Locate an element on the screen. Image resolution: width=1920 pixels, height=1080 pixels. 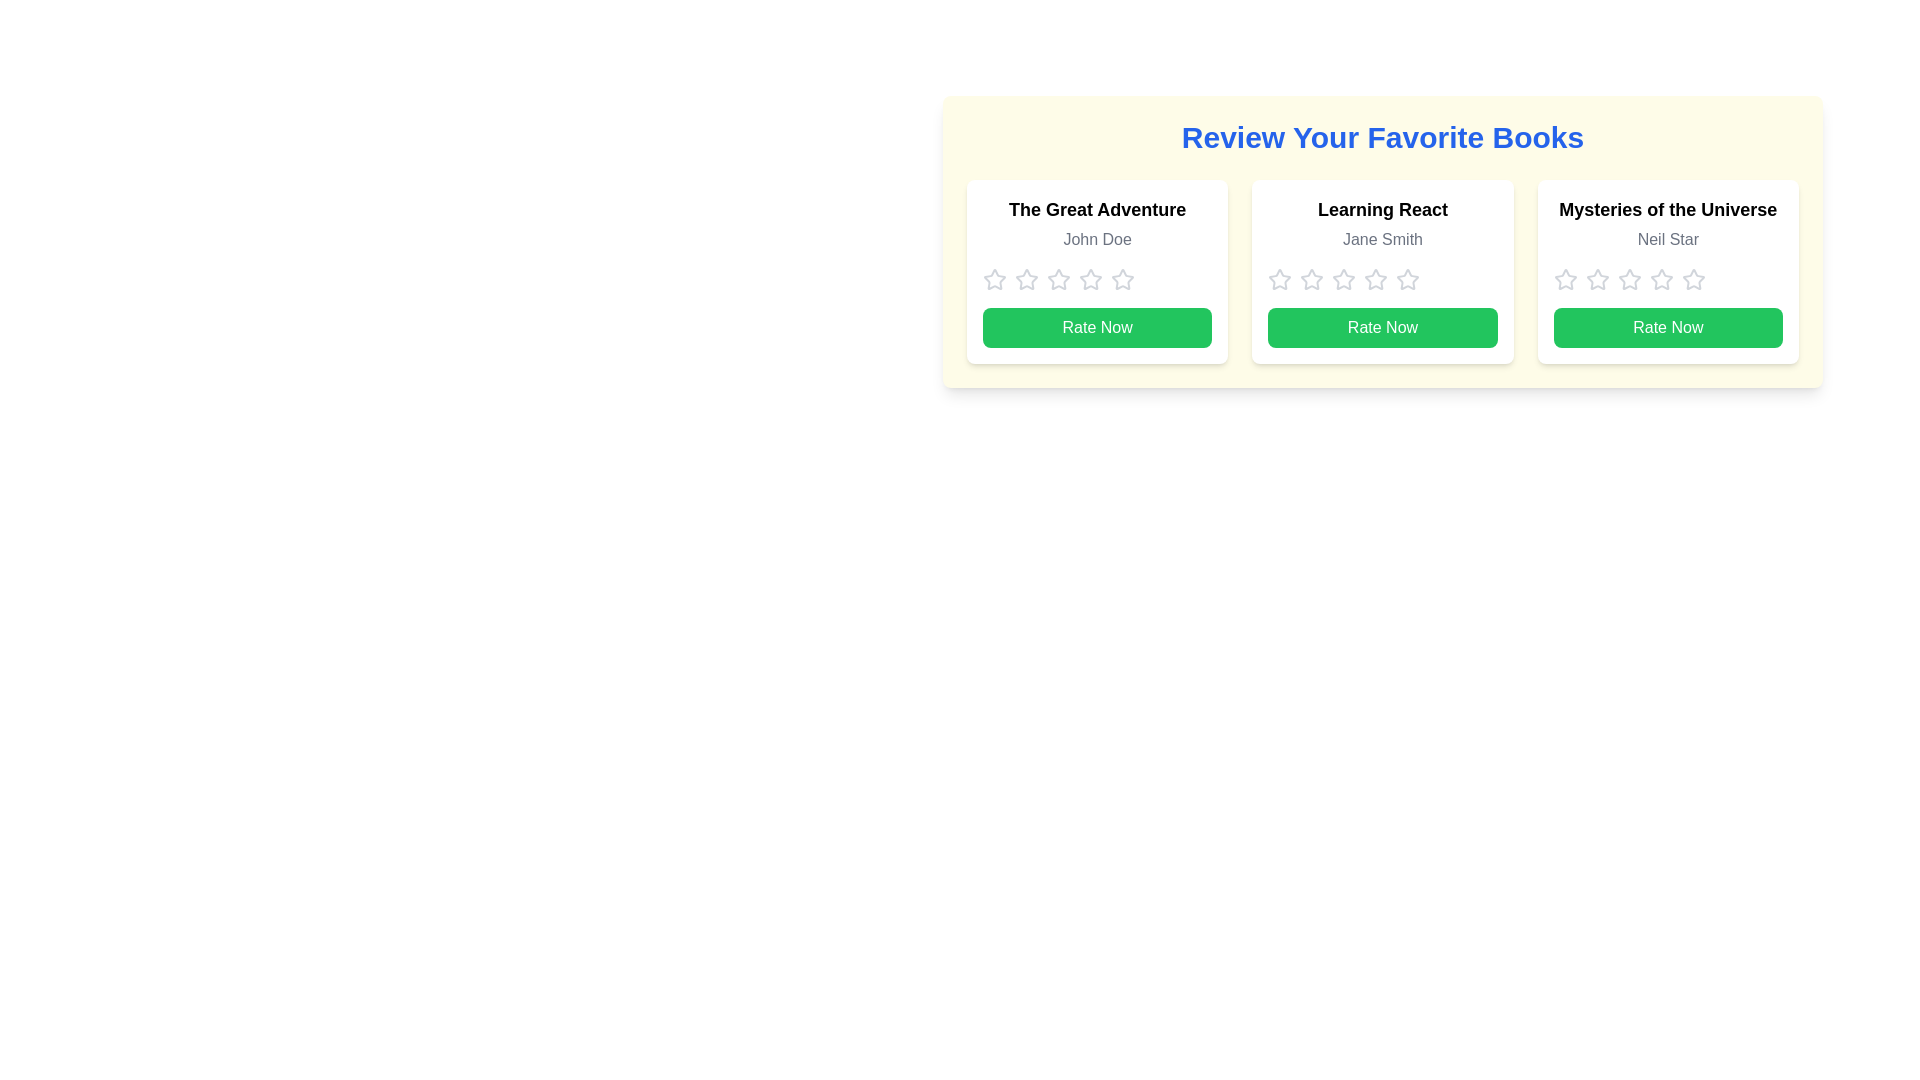
the fourth star icon is located at coordinates (1123, 280).